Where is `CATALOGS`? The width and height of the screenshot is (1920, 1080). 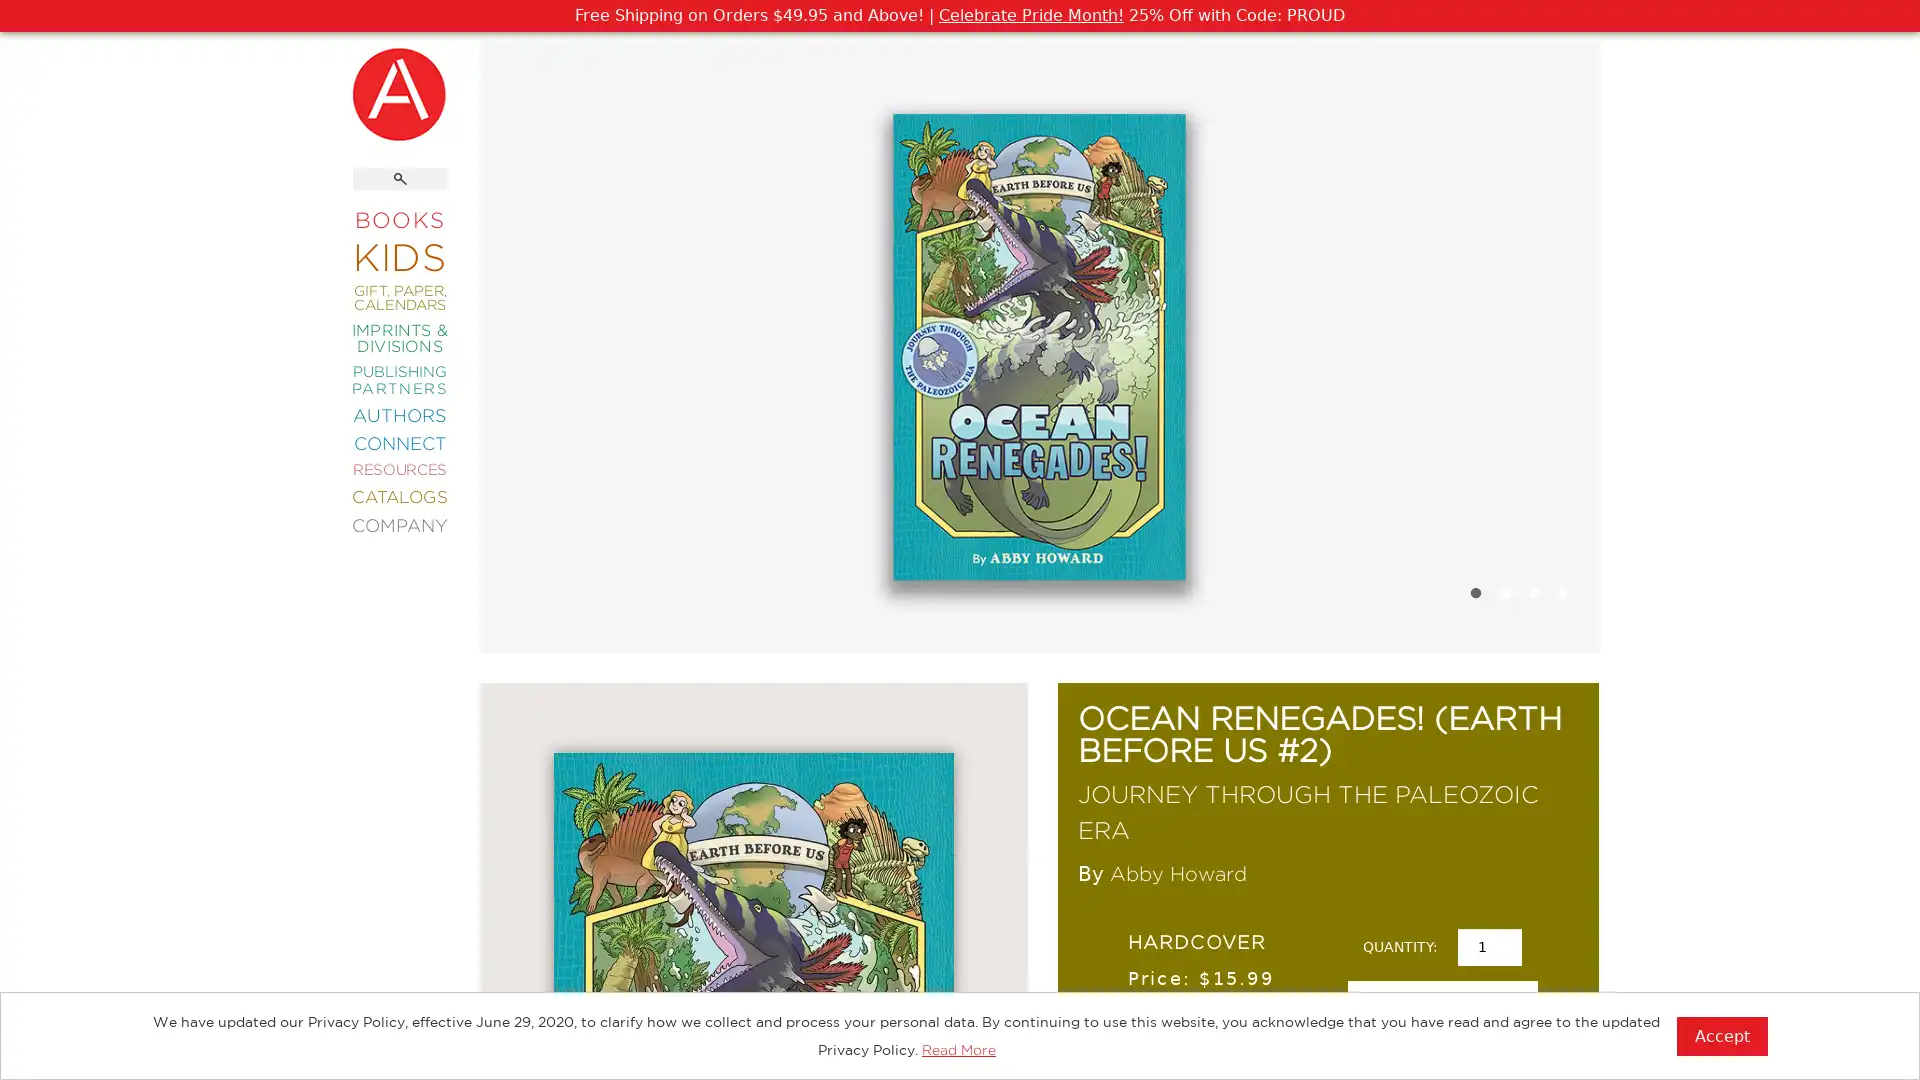
CATALOGS is located at coordinates (399, 495).